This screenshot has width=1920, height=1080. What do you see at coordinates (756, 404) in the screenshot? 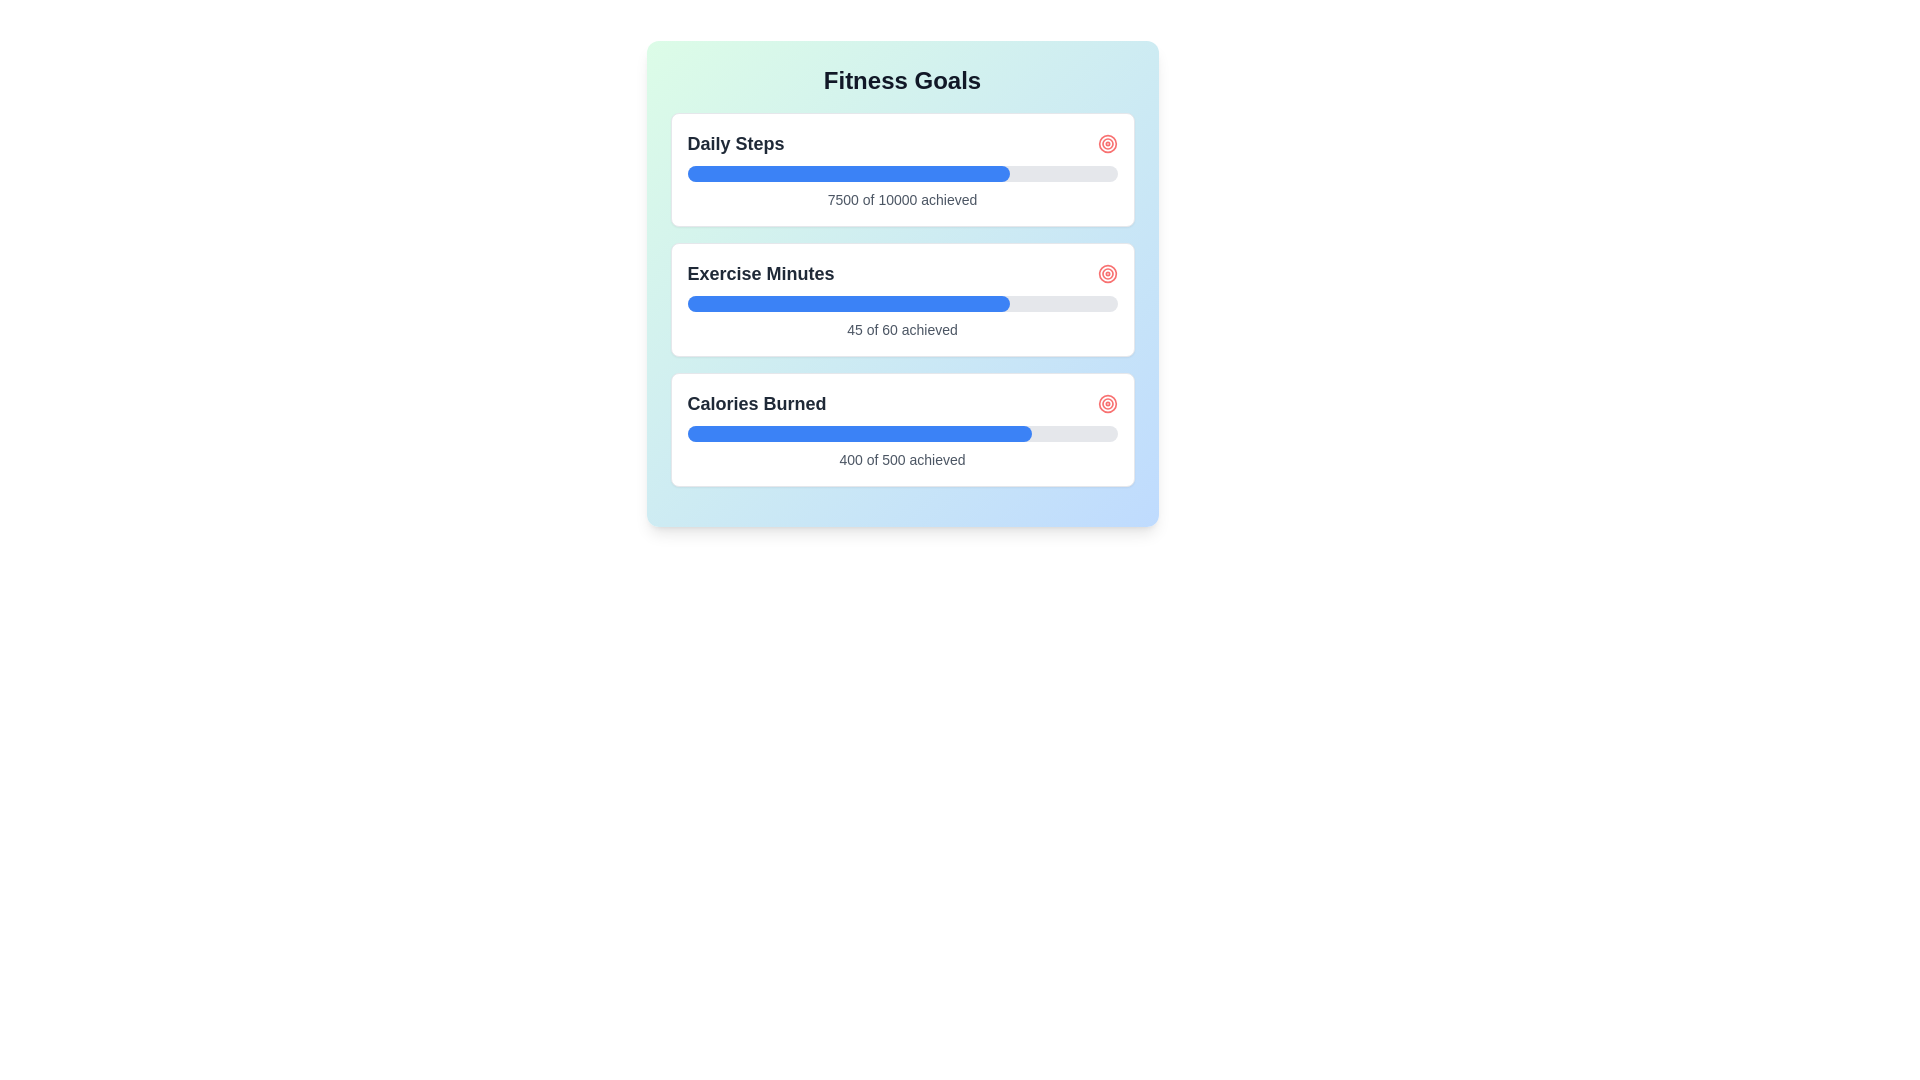
I see `the 'Calories Burned' text label, which serves as a title for the section, located in the third section of a vertically stacked layout aligned to the left-hand side` at bounding box center [756, 404].